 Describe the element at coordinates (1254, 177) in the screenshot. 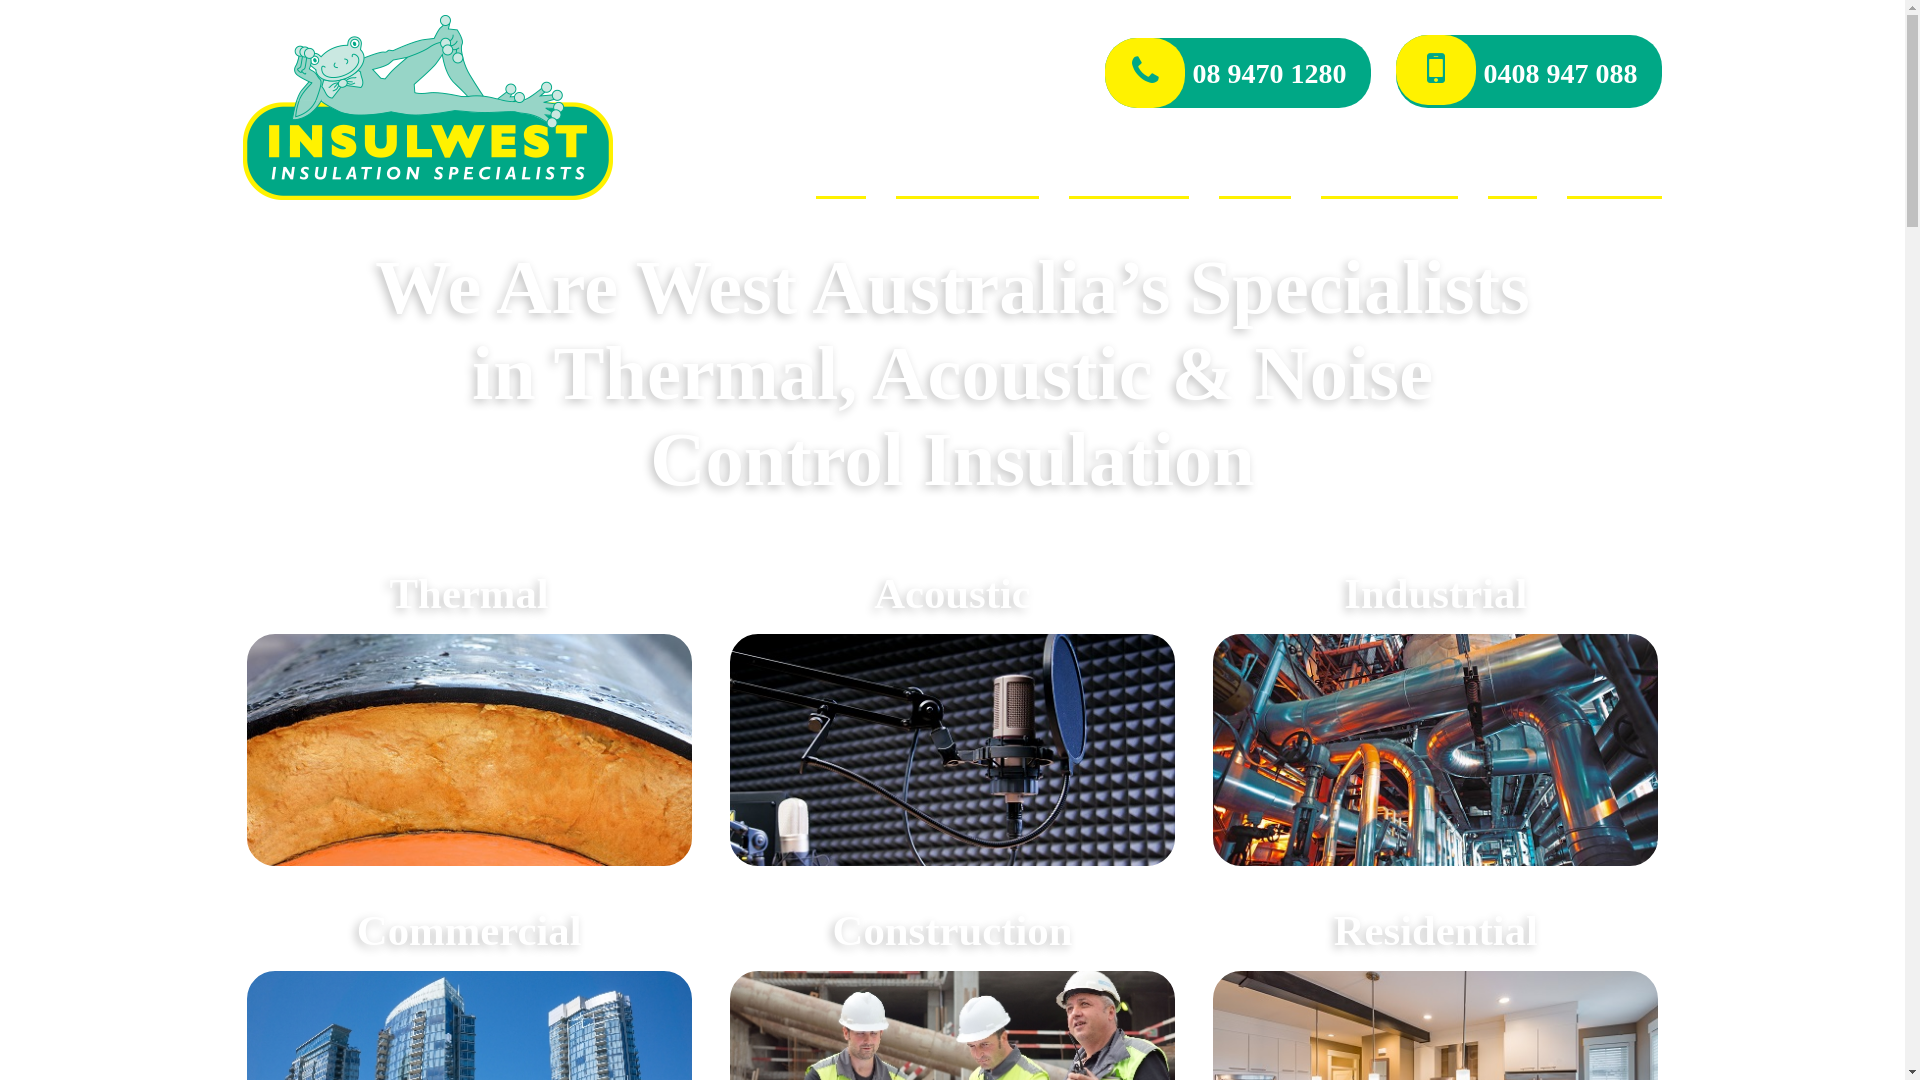

I see `'Types'` at that location.